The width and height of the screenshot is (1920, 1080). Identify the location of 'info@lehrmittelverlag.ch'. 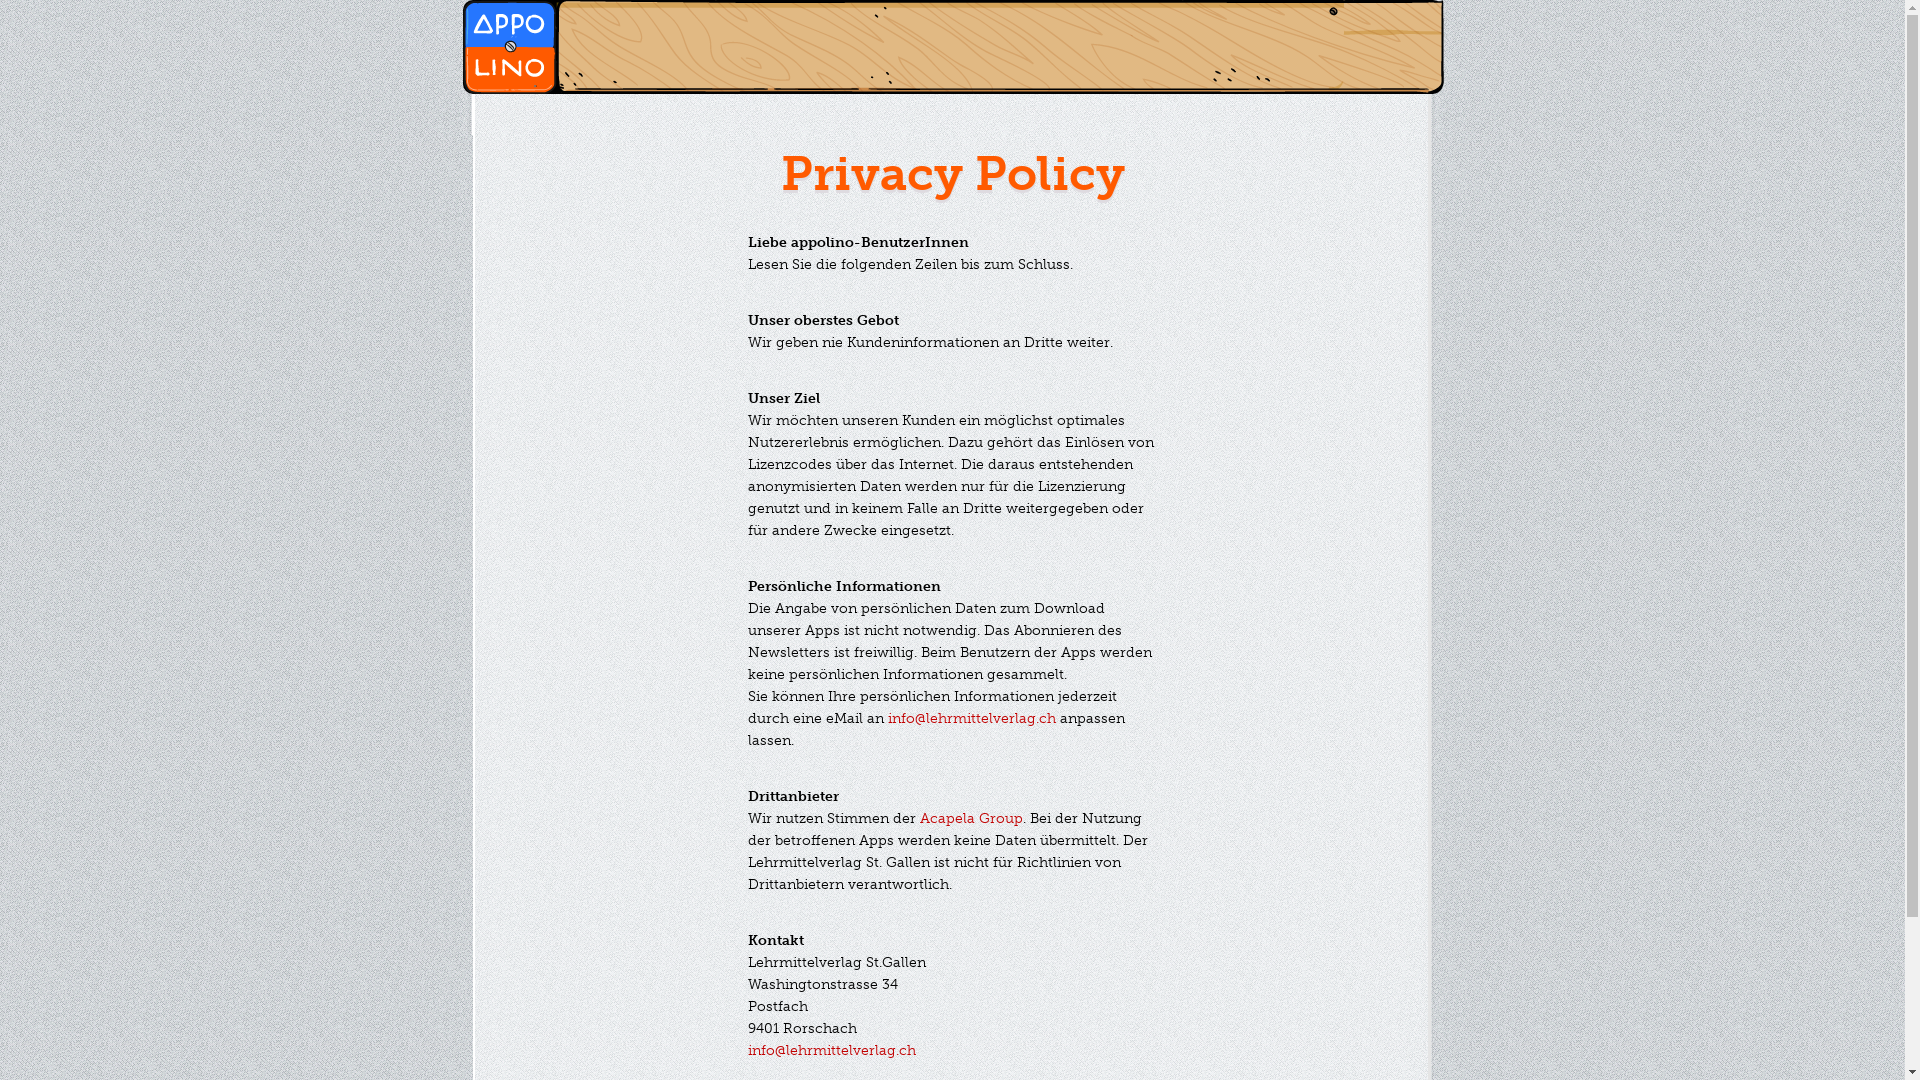
(972, 717).